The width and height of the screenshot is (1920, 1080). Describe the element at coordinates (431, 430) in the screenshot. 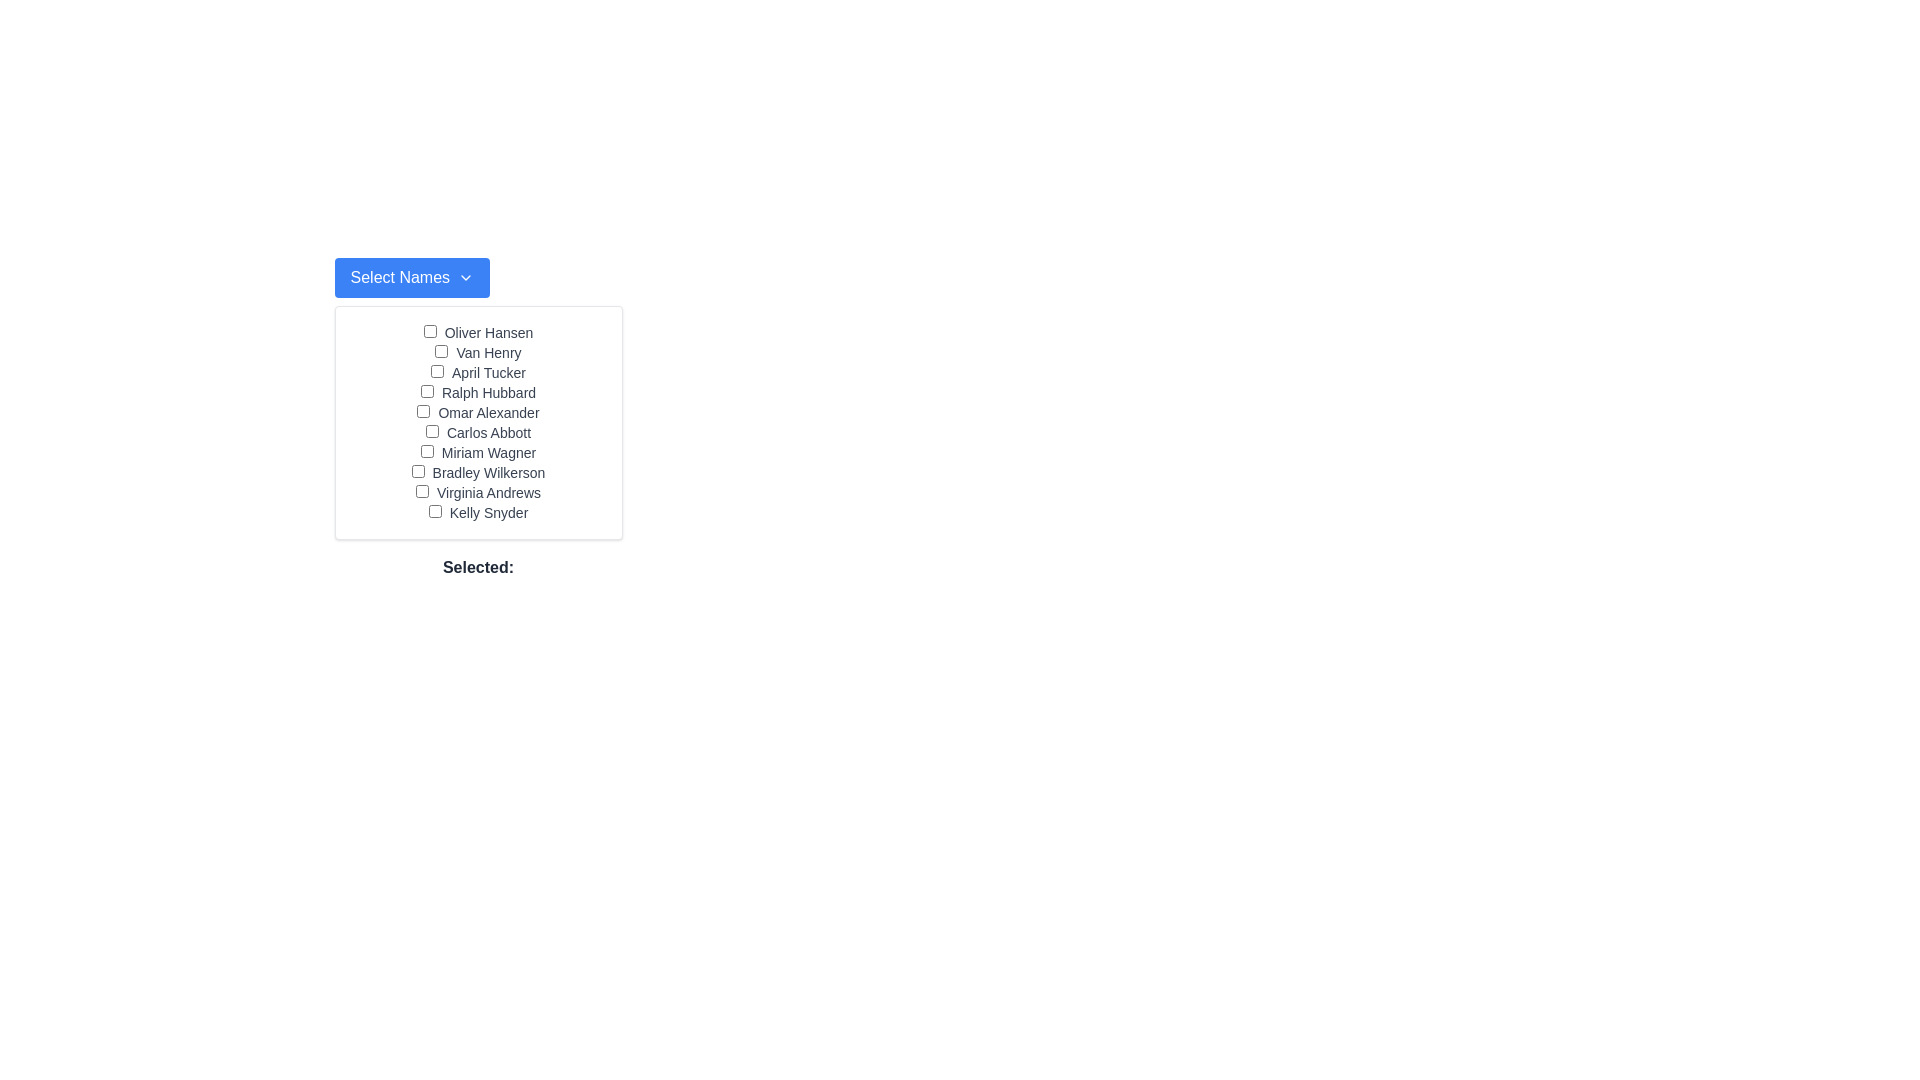

I see `the checkbox labeled 'Carlos Abbott'` at that location.